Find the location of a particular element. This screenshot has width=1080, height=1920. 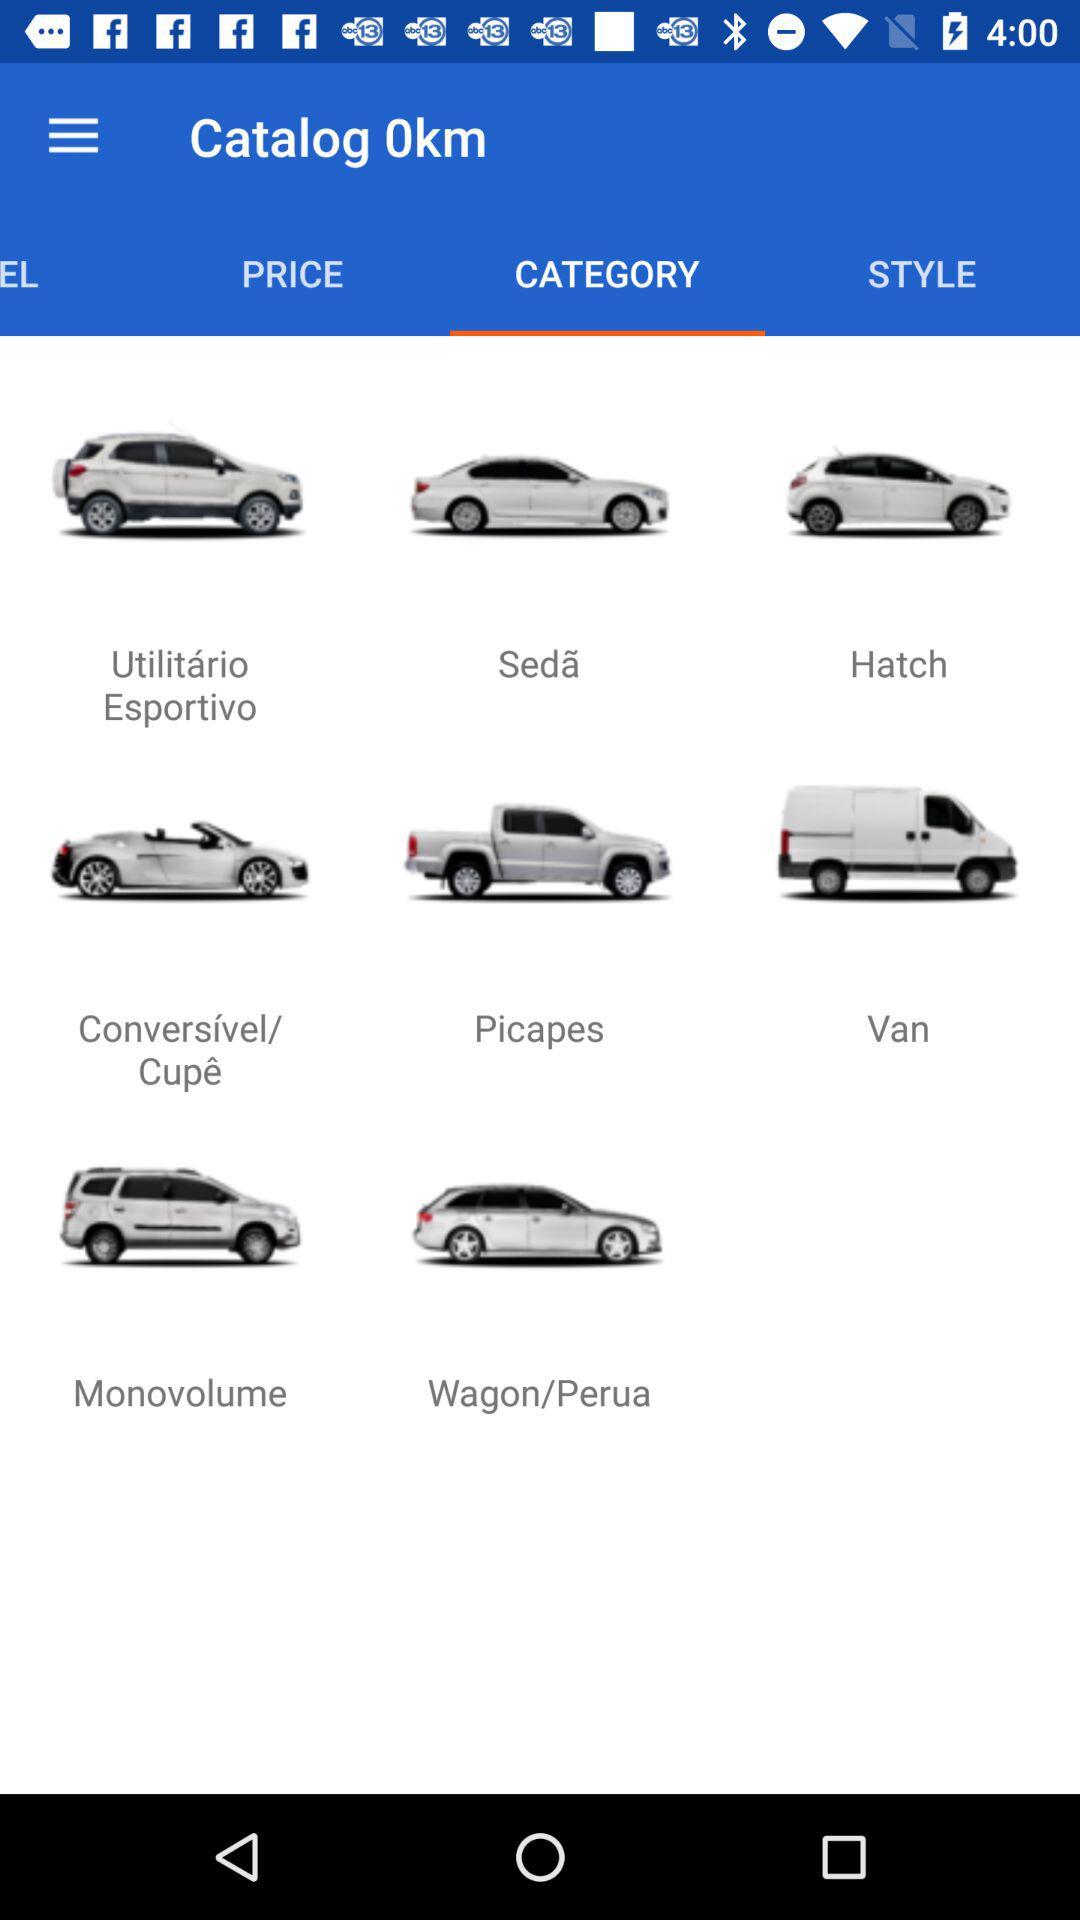

the image which is just below the style is located at coordinates (897, 480).